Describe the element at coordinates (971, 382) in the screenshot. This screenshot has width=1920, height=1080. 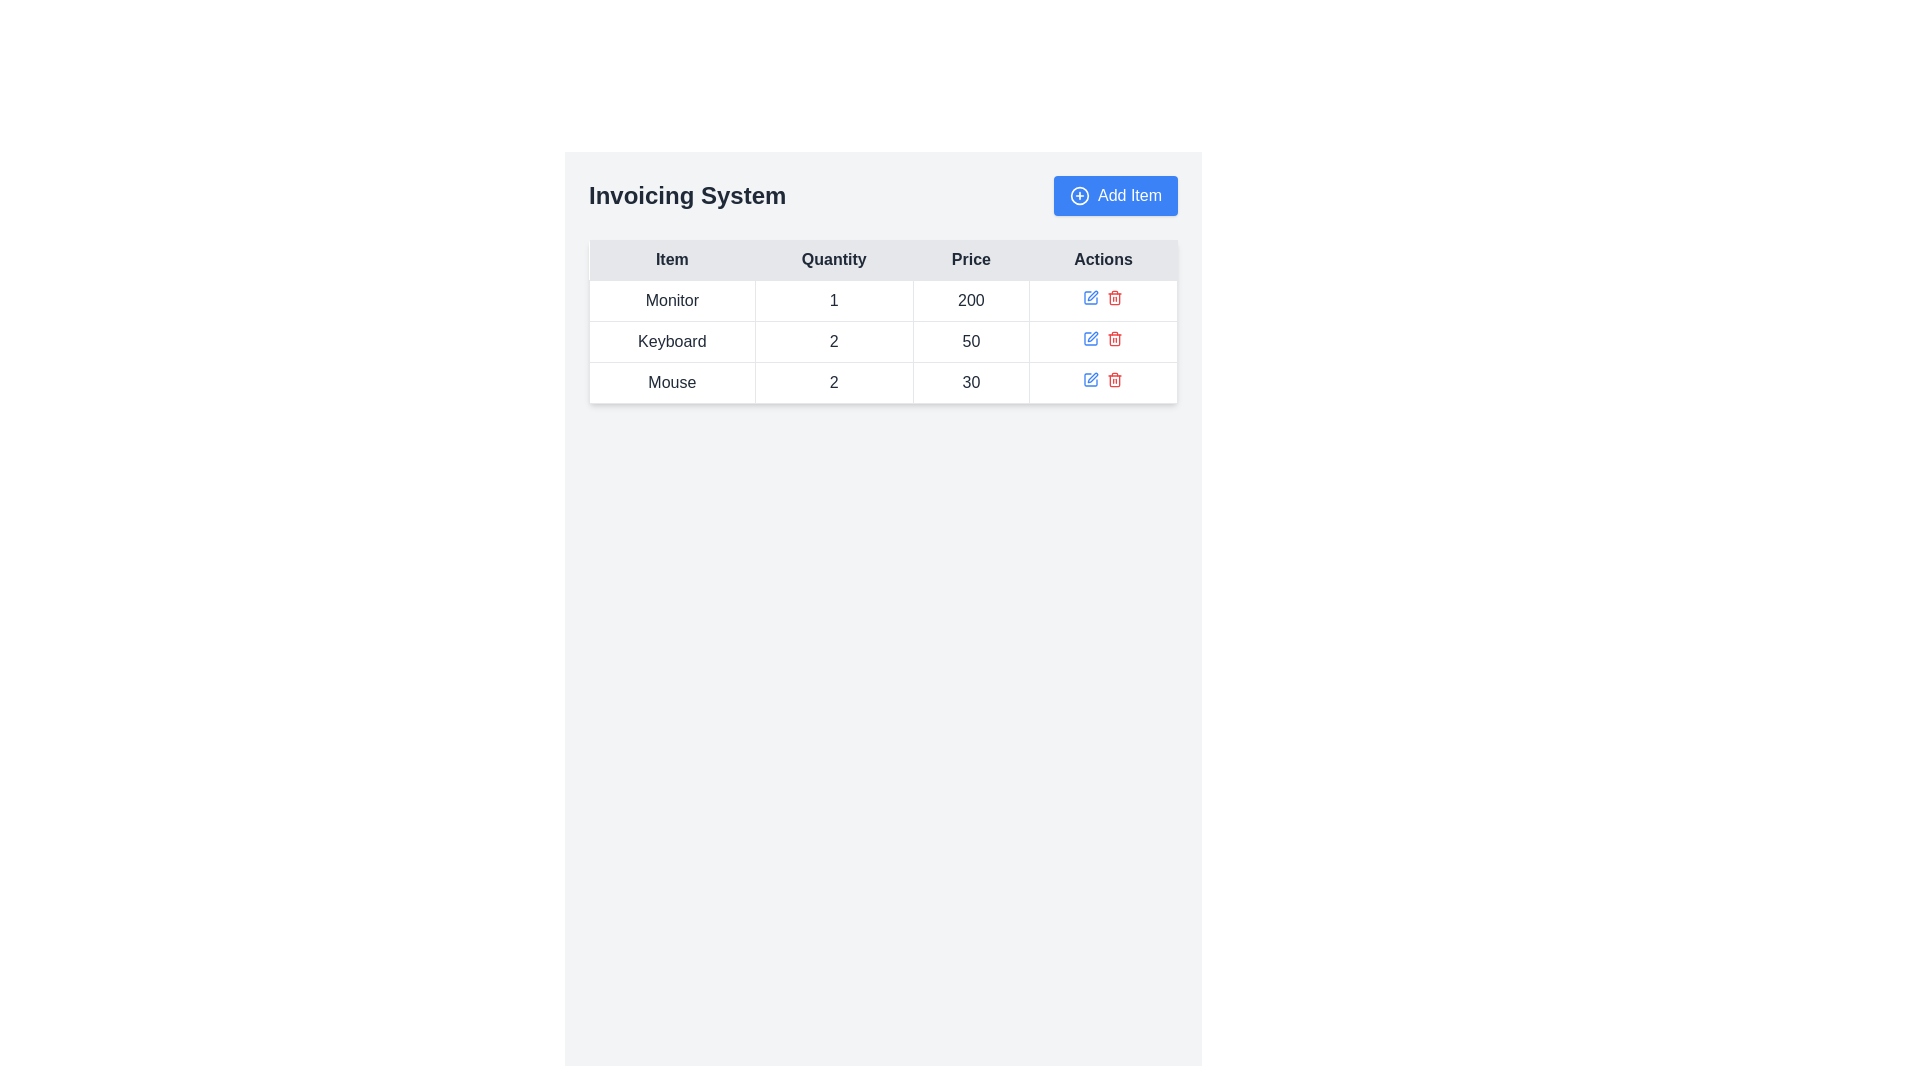
I see `the price label for the 'Mouse' item located in the last row of the invoicing system table` at that location.